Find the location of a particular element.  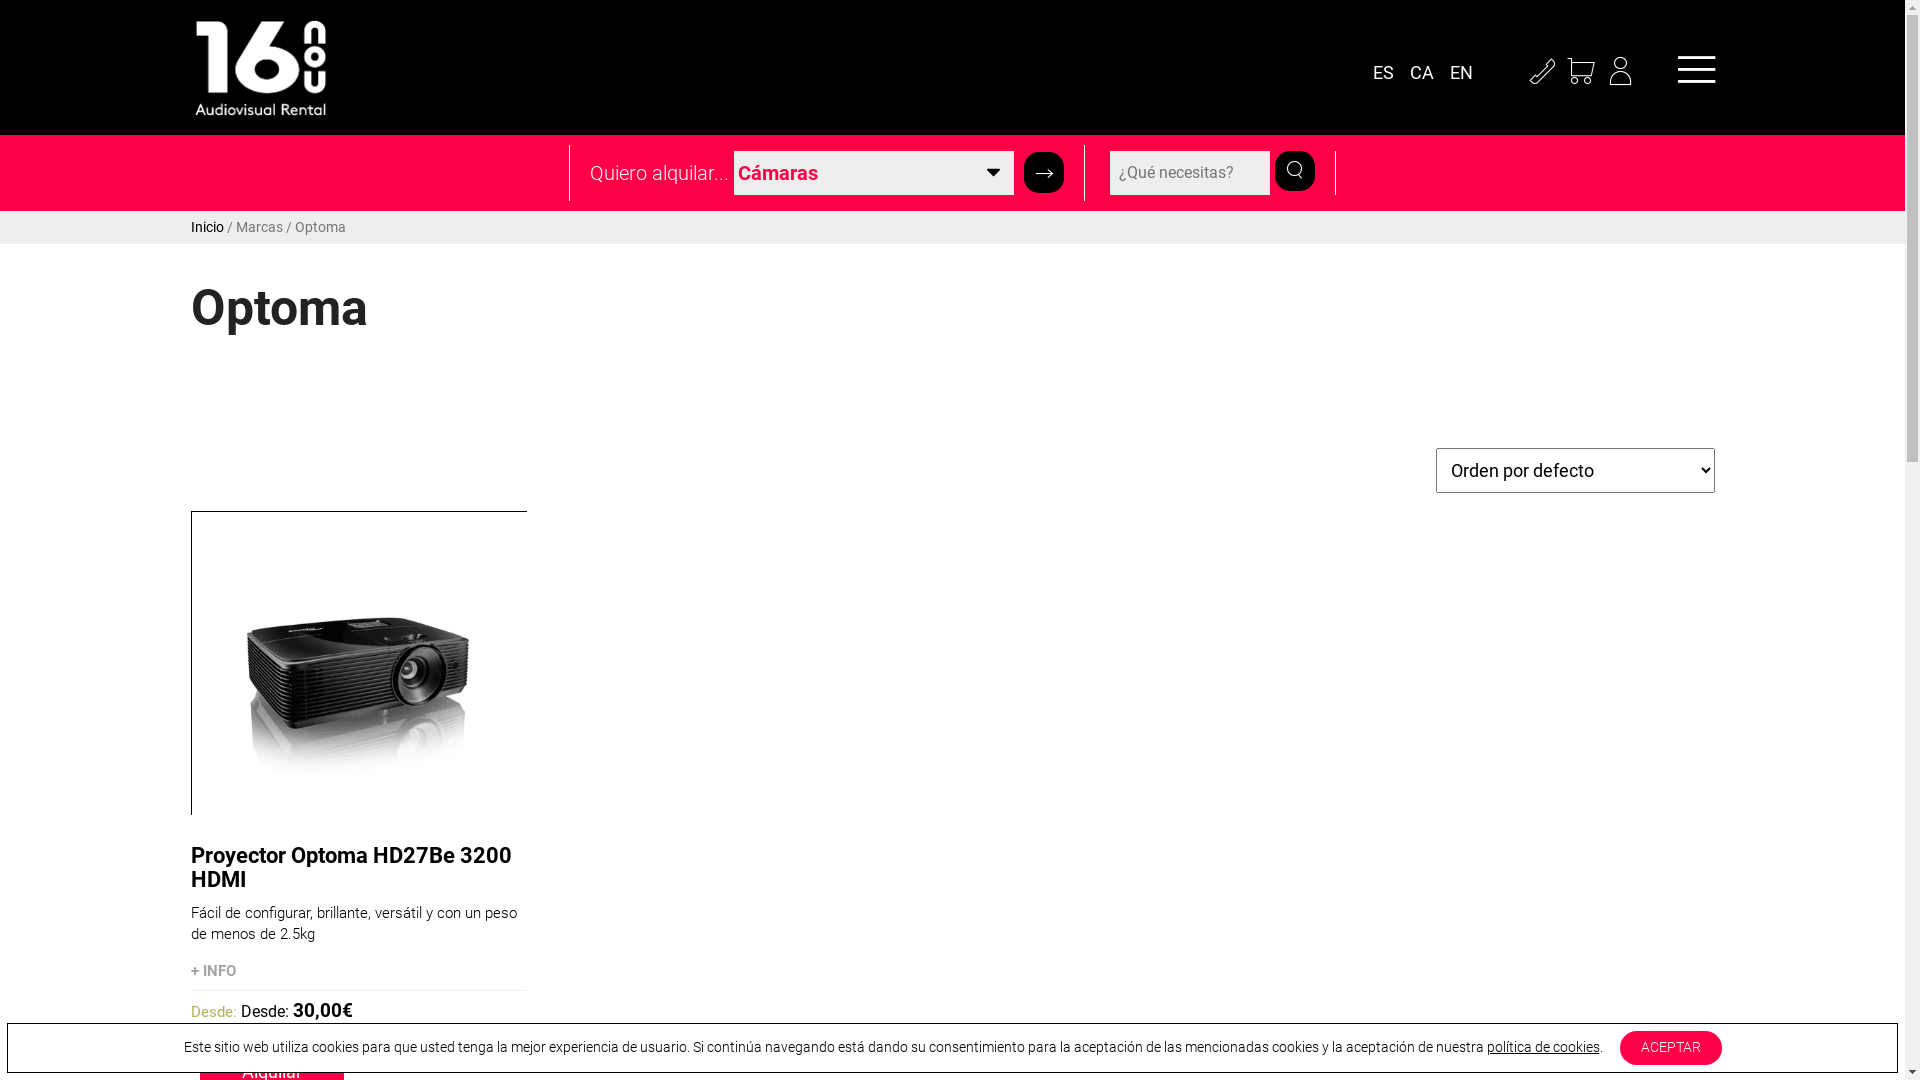

'EN' is located at coordinates (1465, 72).